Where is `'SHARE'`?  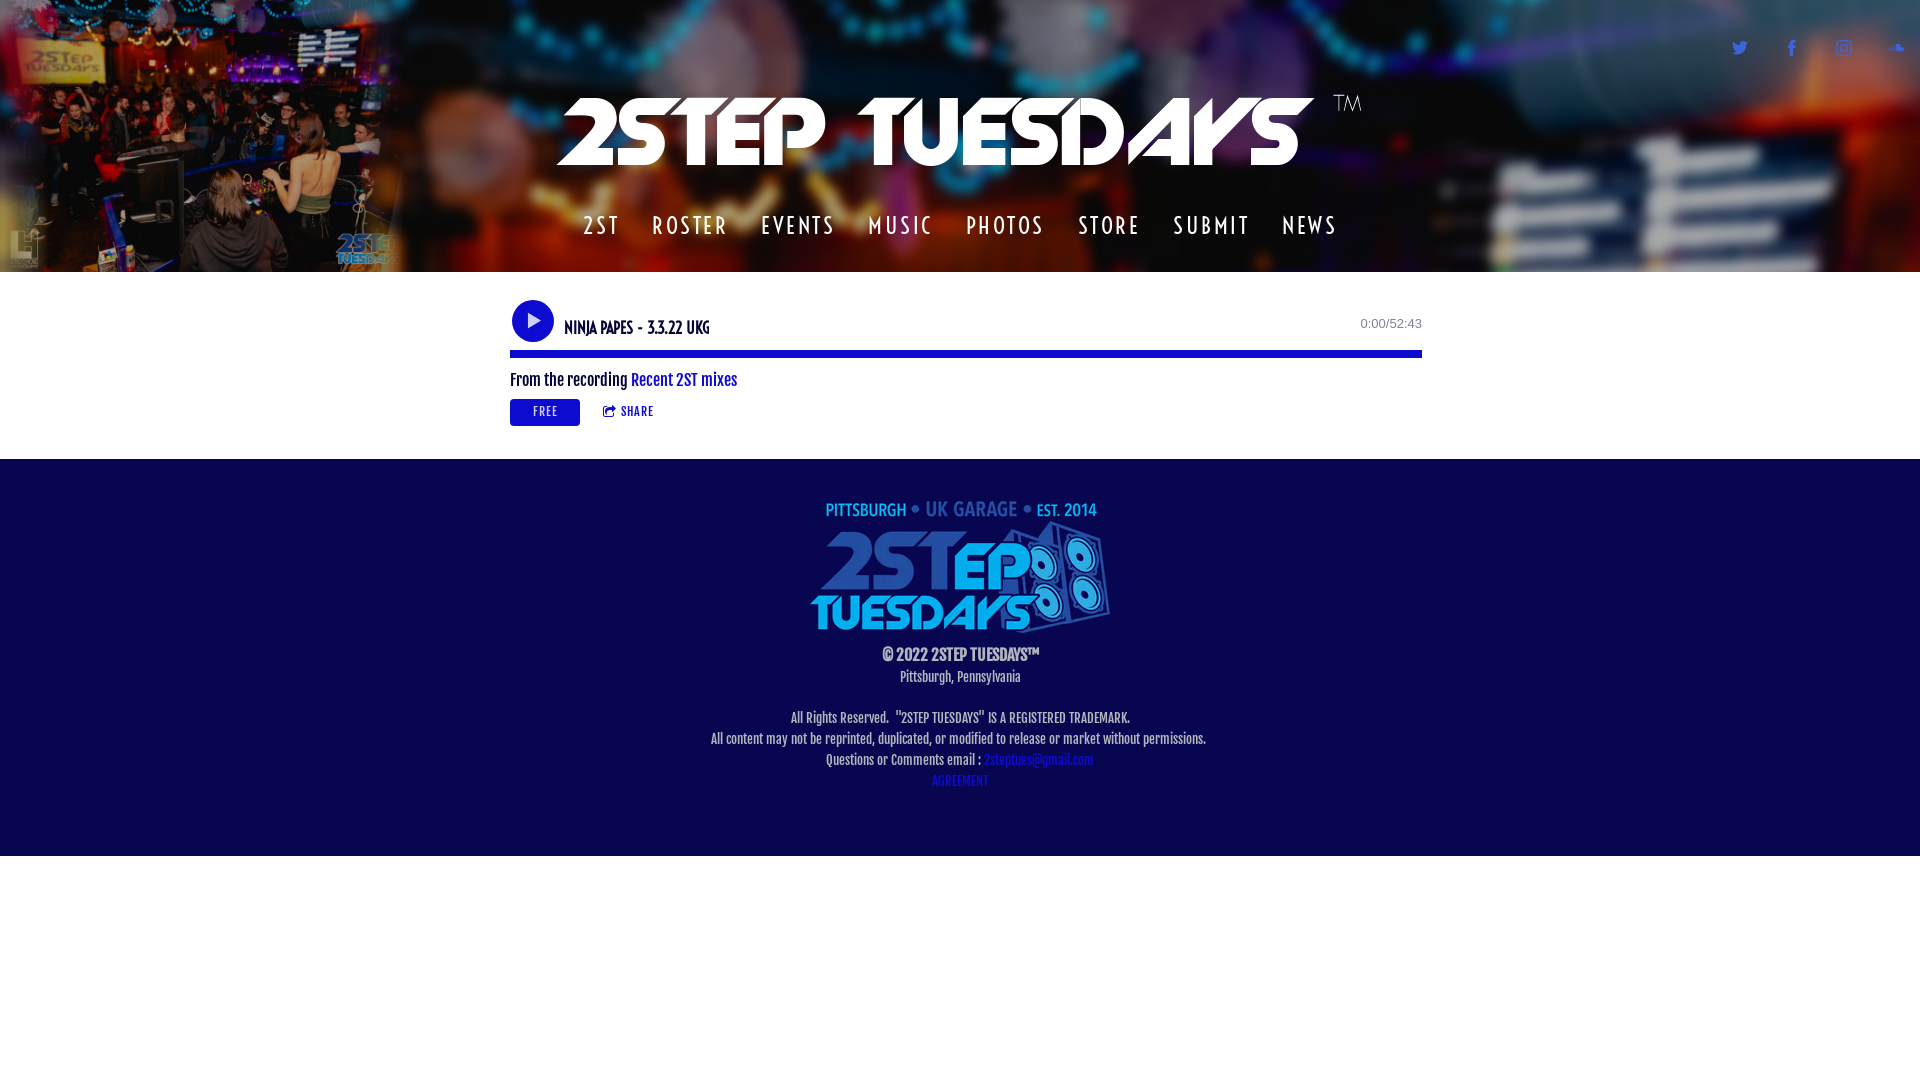
'SHARE' is located at coordinates (627, 411).